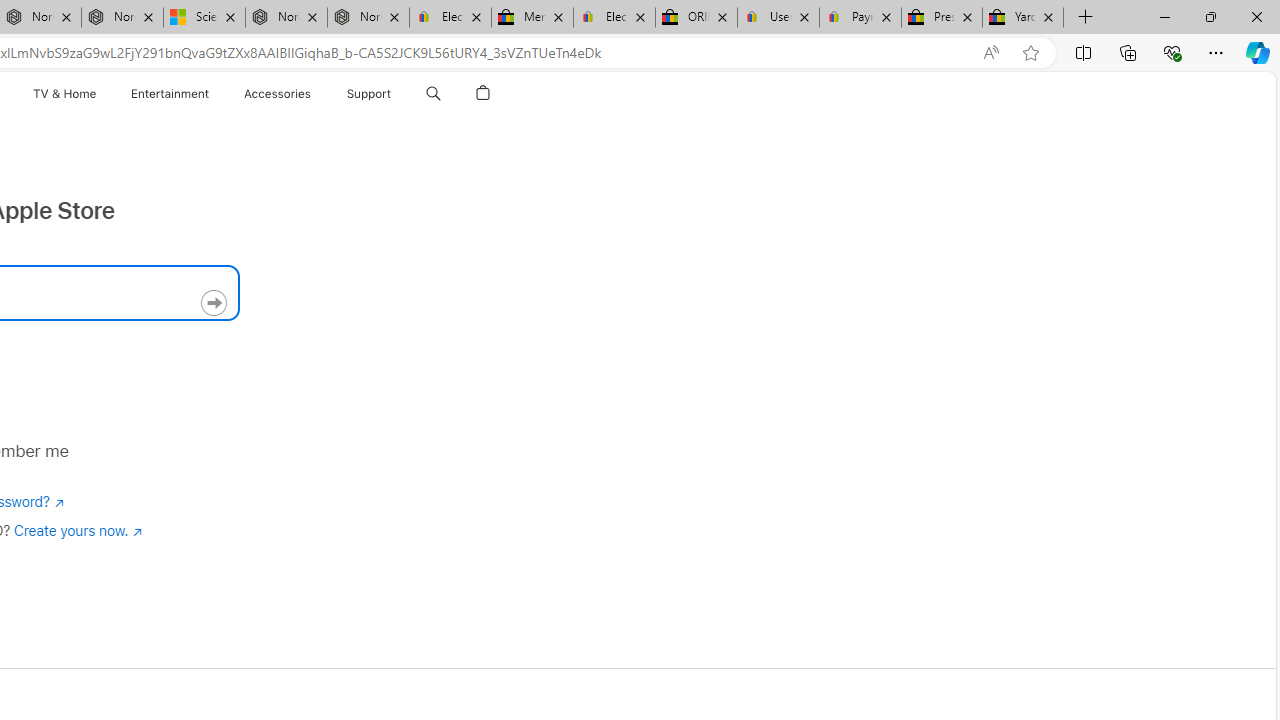 This screenshot has width=1280, height=720. Describe the element at coordinates (65, 93) in the screenshot. I see `'TV and Home'` at that location.